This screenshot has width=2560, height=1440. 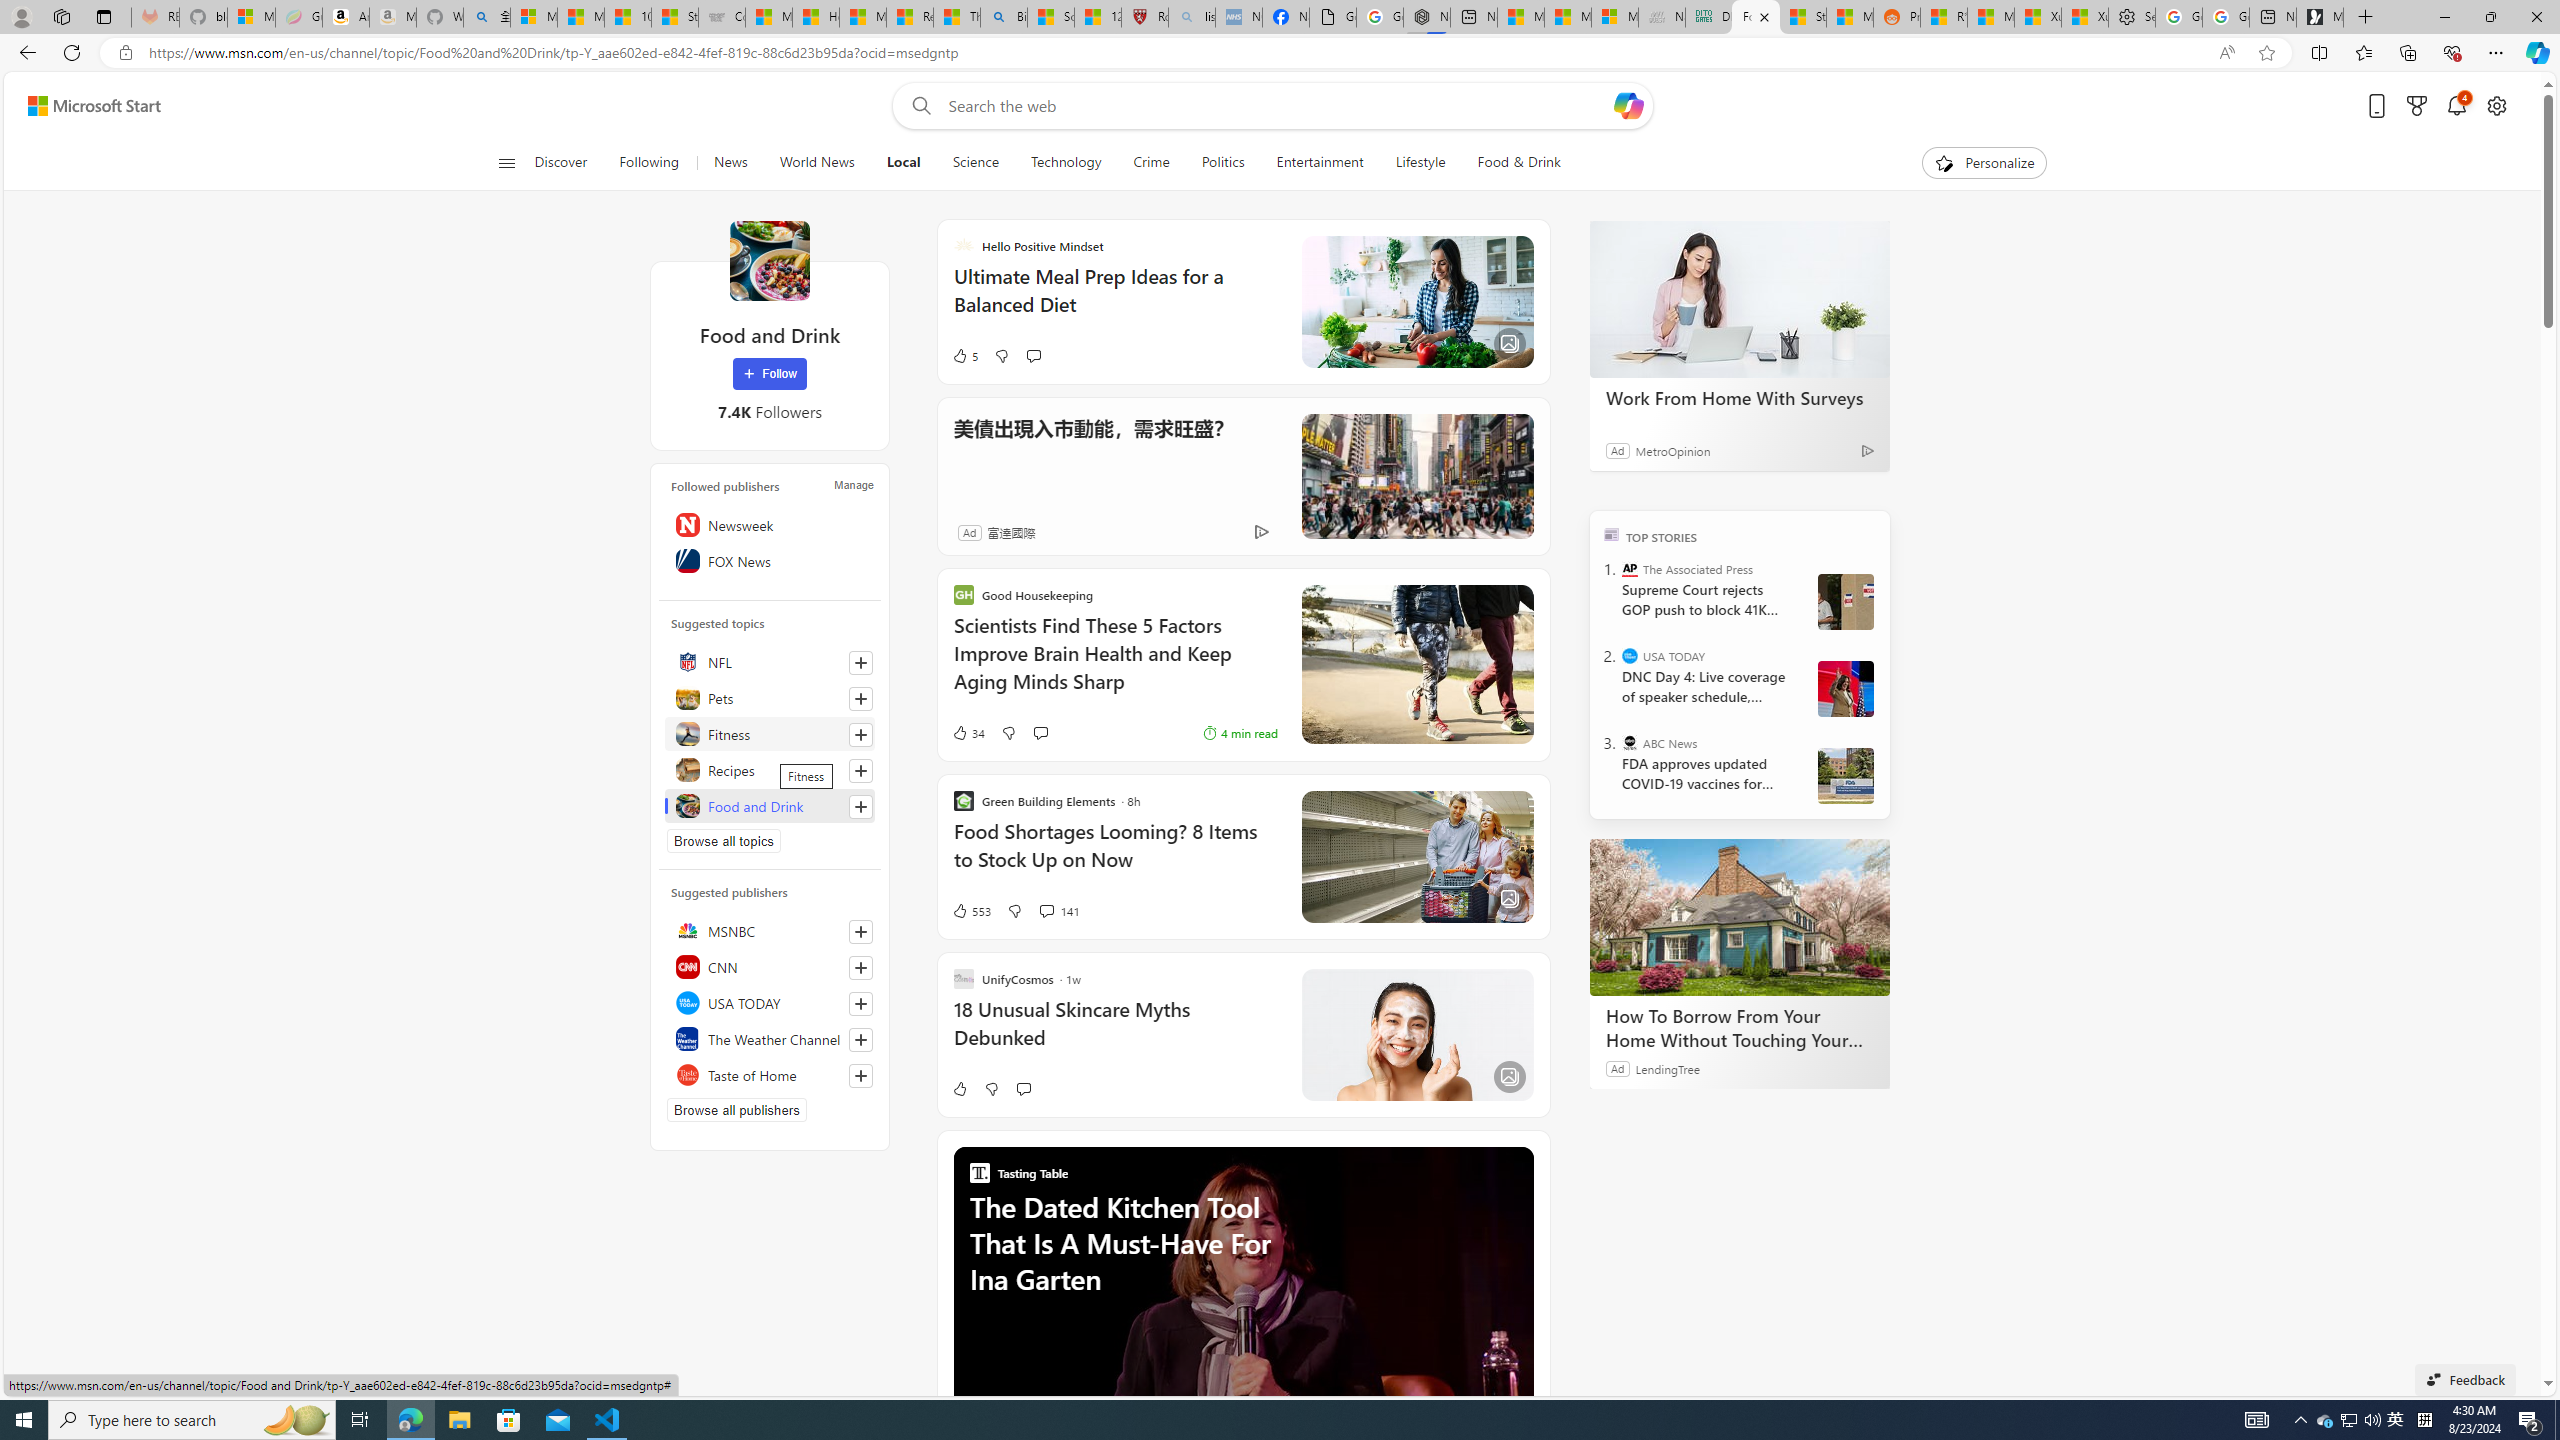 I want to click on 'To get missing image descriptions, open the context menu.', so click(x=1944, y=161).